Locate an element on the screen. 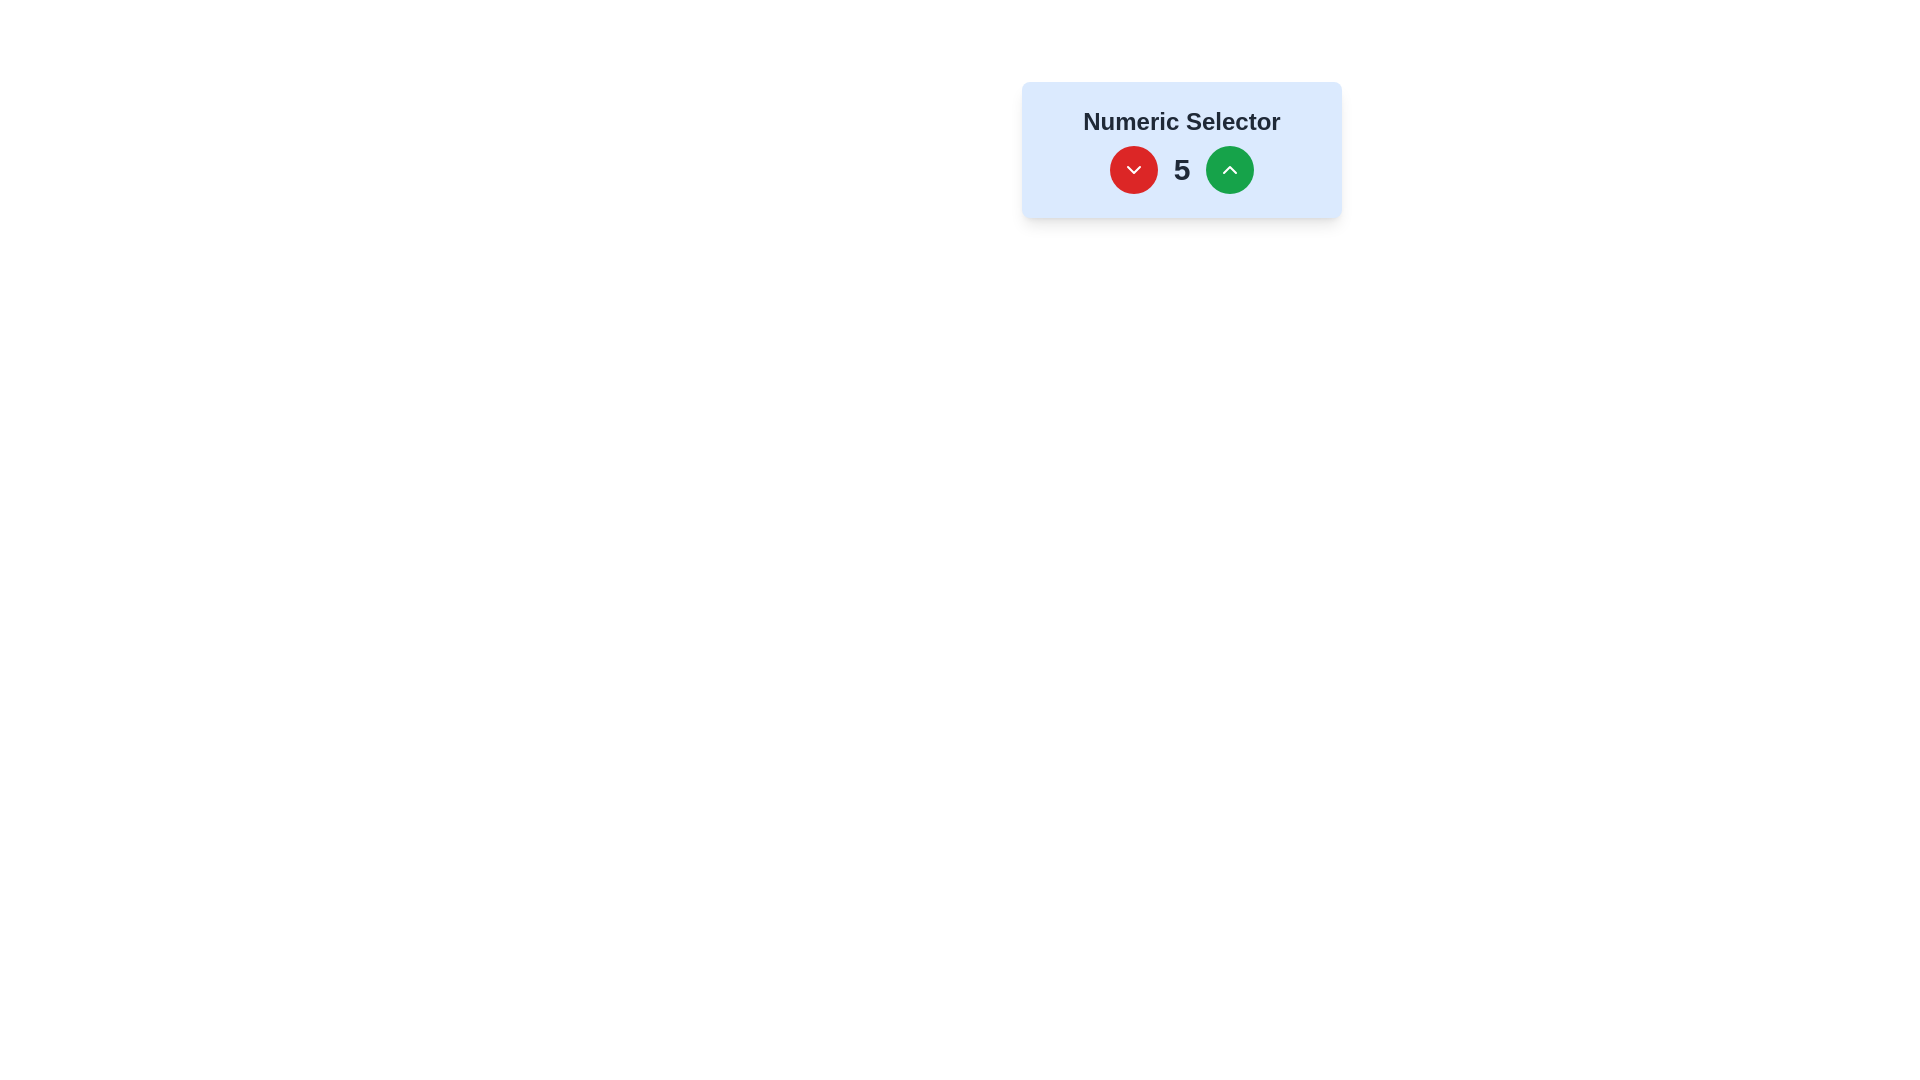  the Text label that serves as the title for the numeric selector interface, located at the top of a light blue, rounded, and shadowed box is located at coordinates (1181, 122).